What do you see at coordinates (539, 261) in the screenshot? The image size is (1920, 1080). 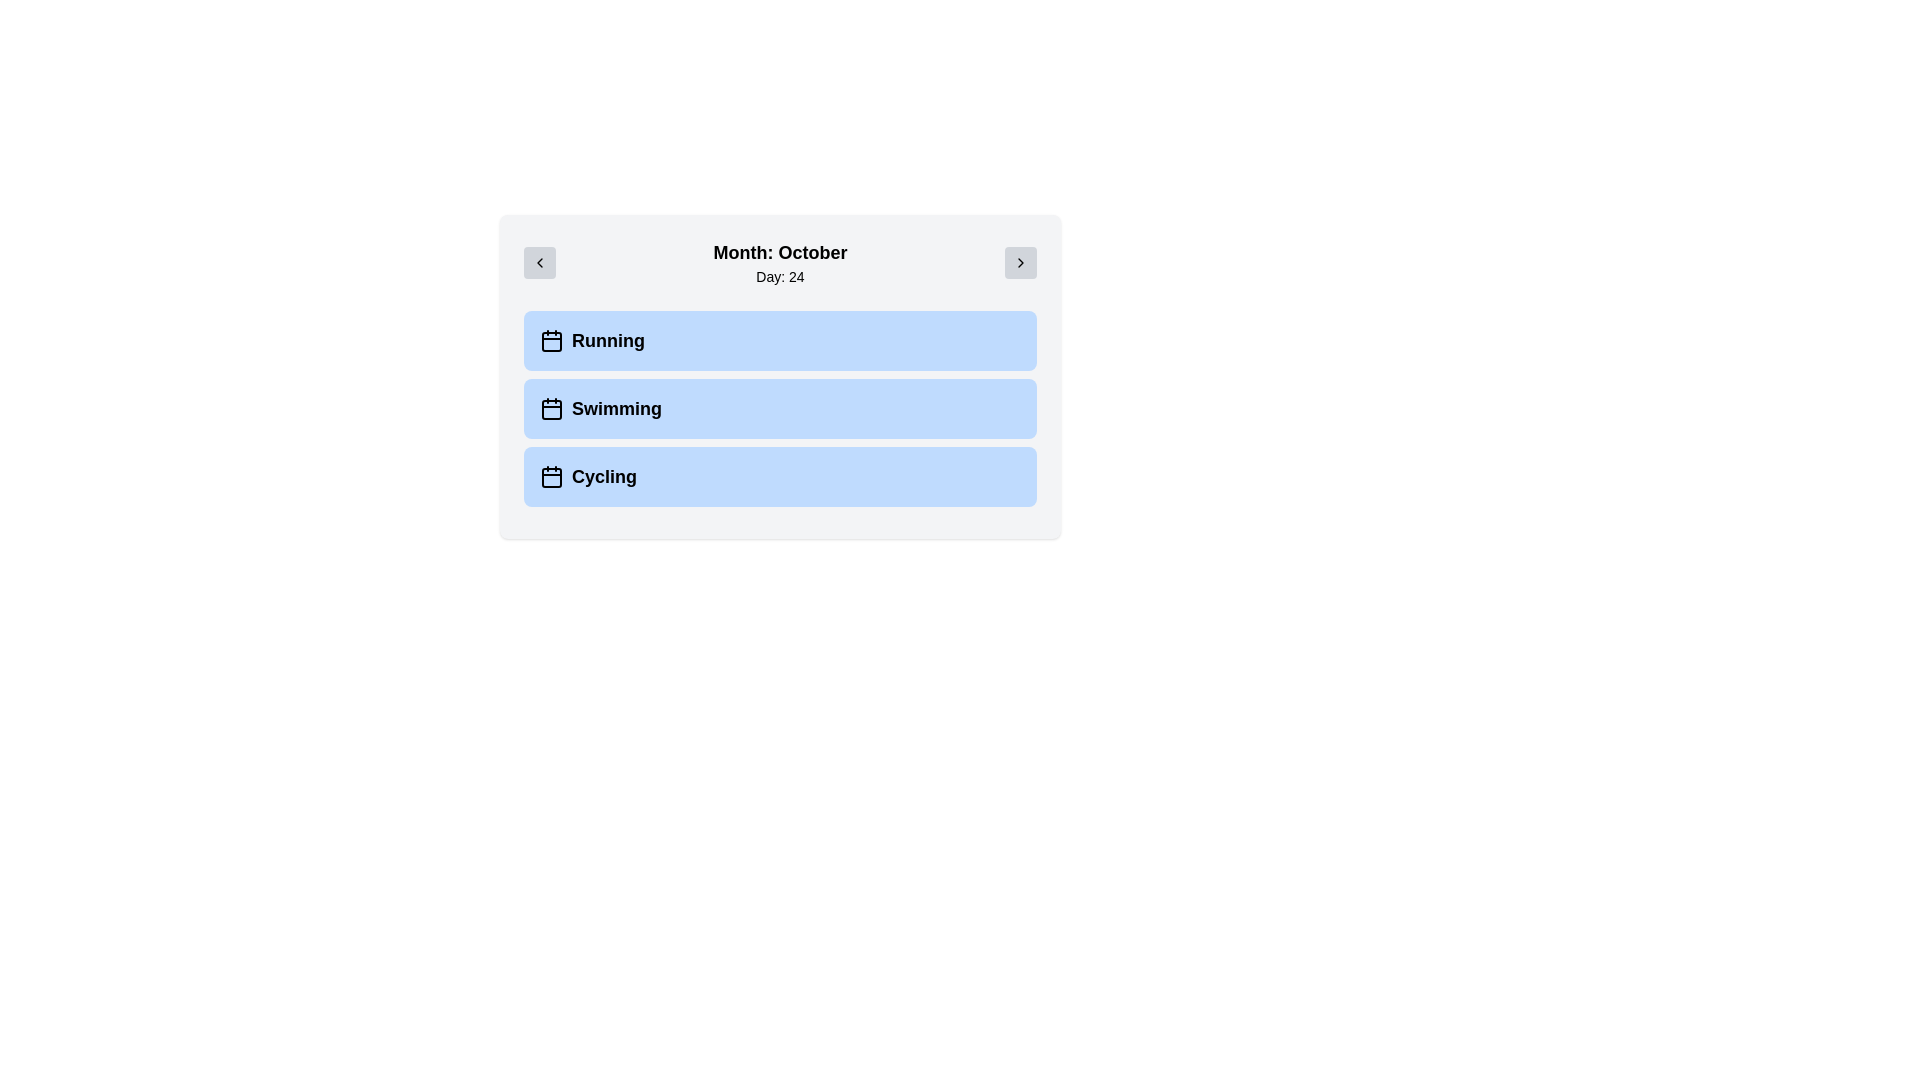 I see `the gray rounded square Icon button located in the upper left corner of the center-aligned card, which navigates backwards in the calendar view` at bounding box center [539, 261].